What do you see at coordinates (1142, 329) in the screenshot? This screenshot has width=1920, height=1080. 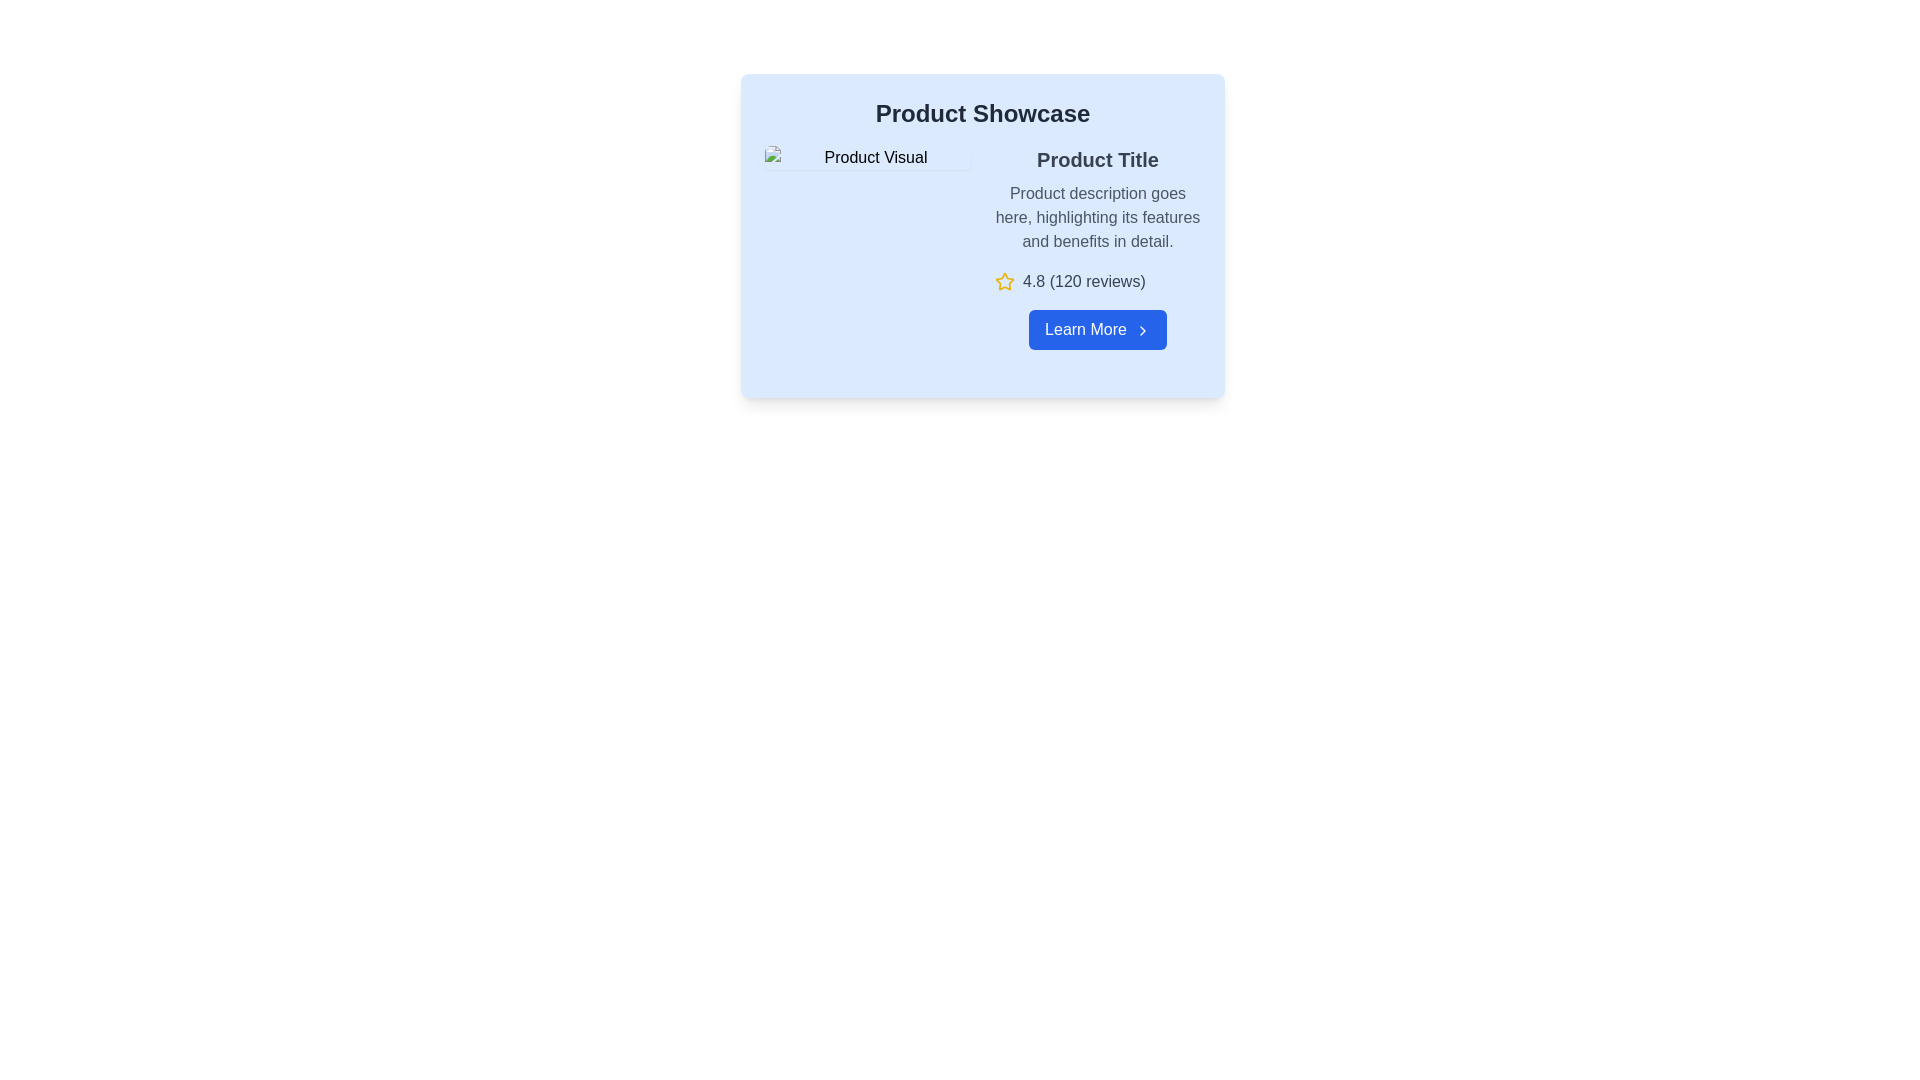 I see `the right-pointing chevron icon with a thin black outline located next to the 'Learn More' button text` at bounding box center [1142, 329].